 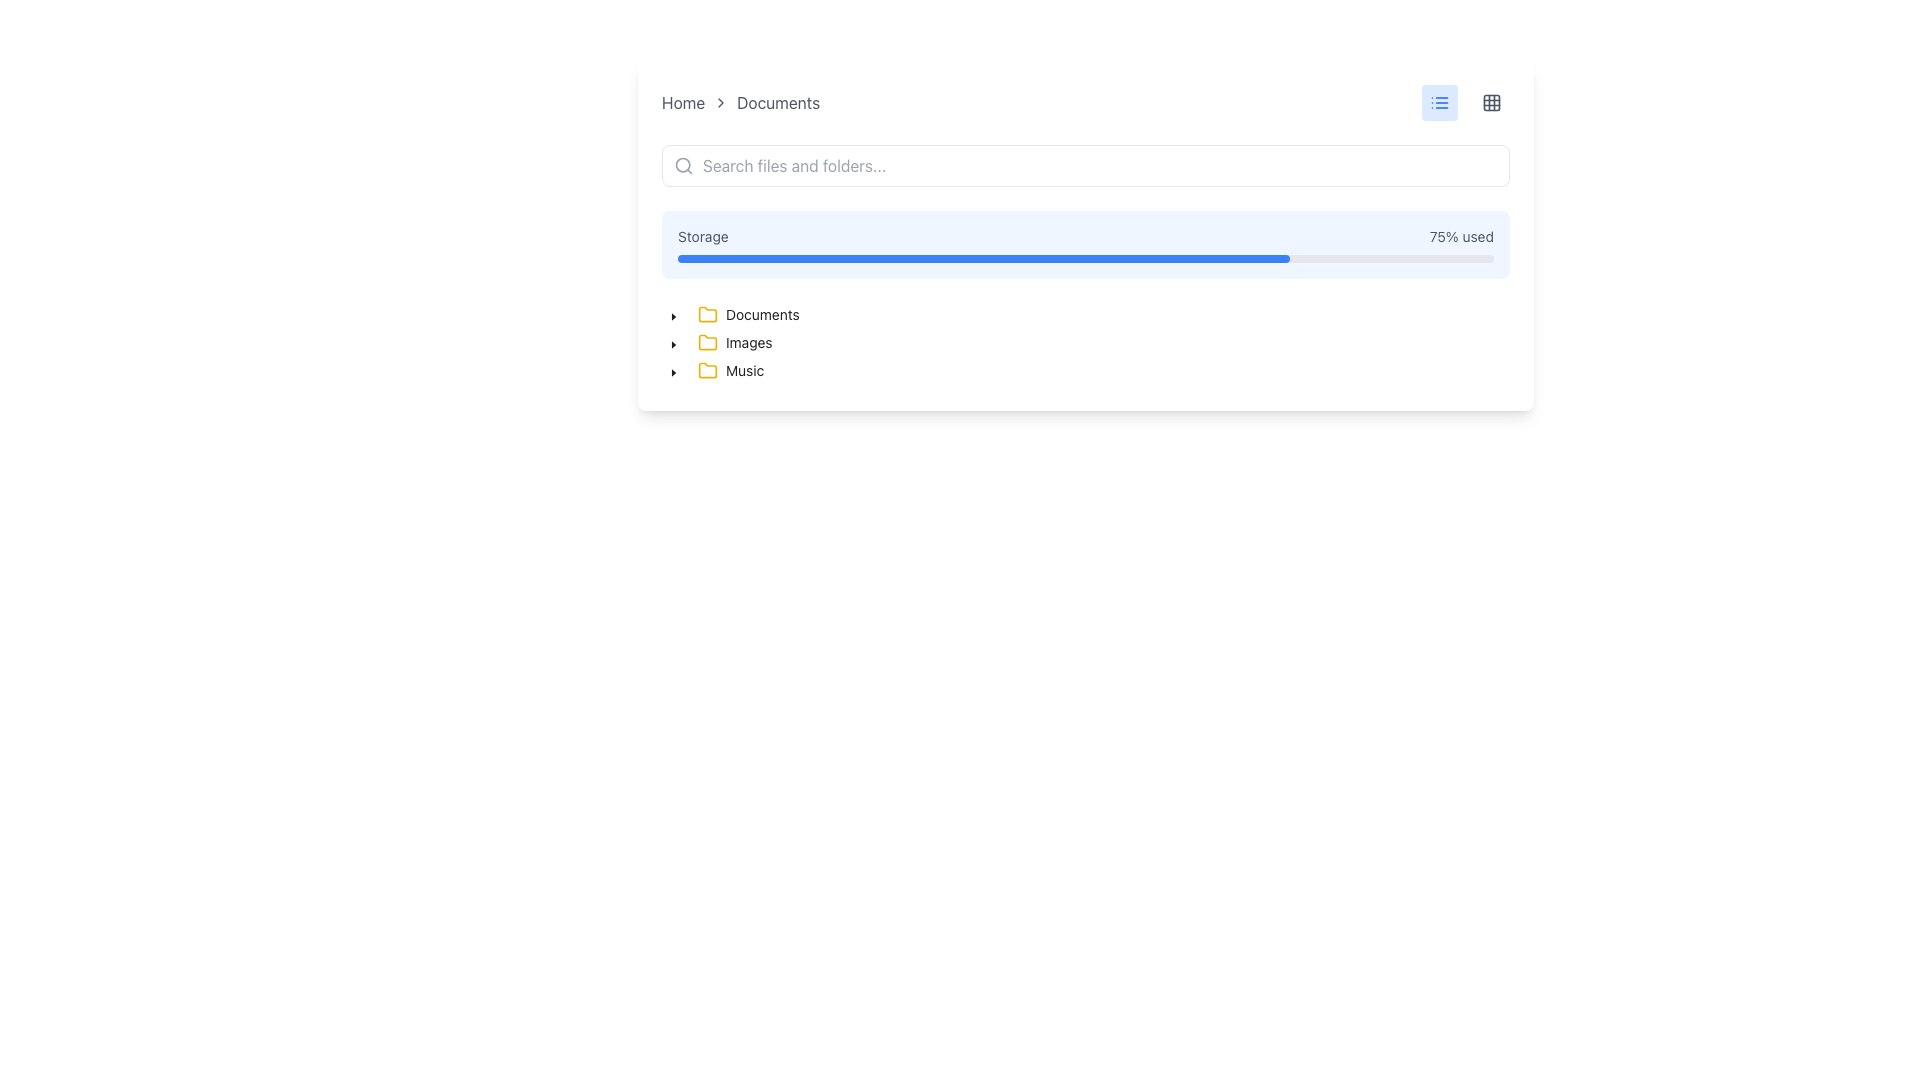 I want to click on the folder icon representing the 'Music' category, which is located in the 'Documents' section, directly preceding the label 'Music', so click(x=708, y=370).